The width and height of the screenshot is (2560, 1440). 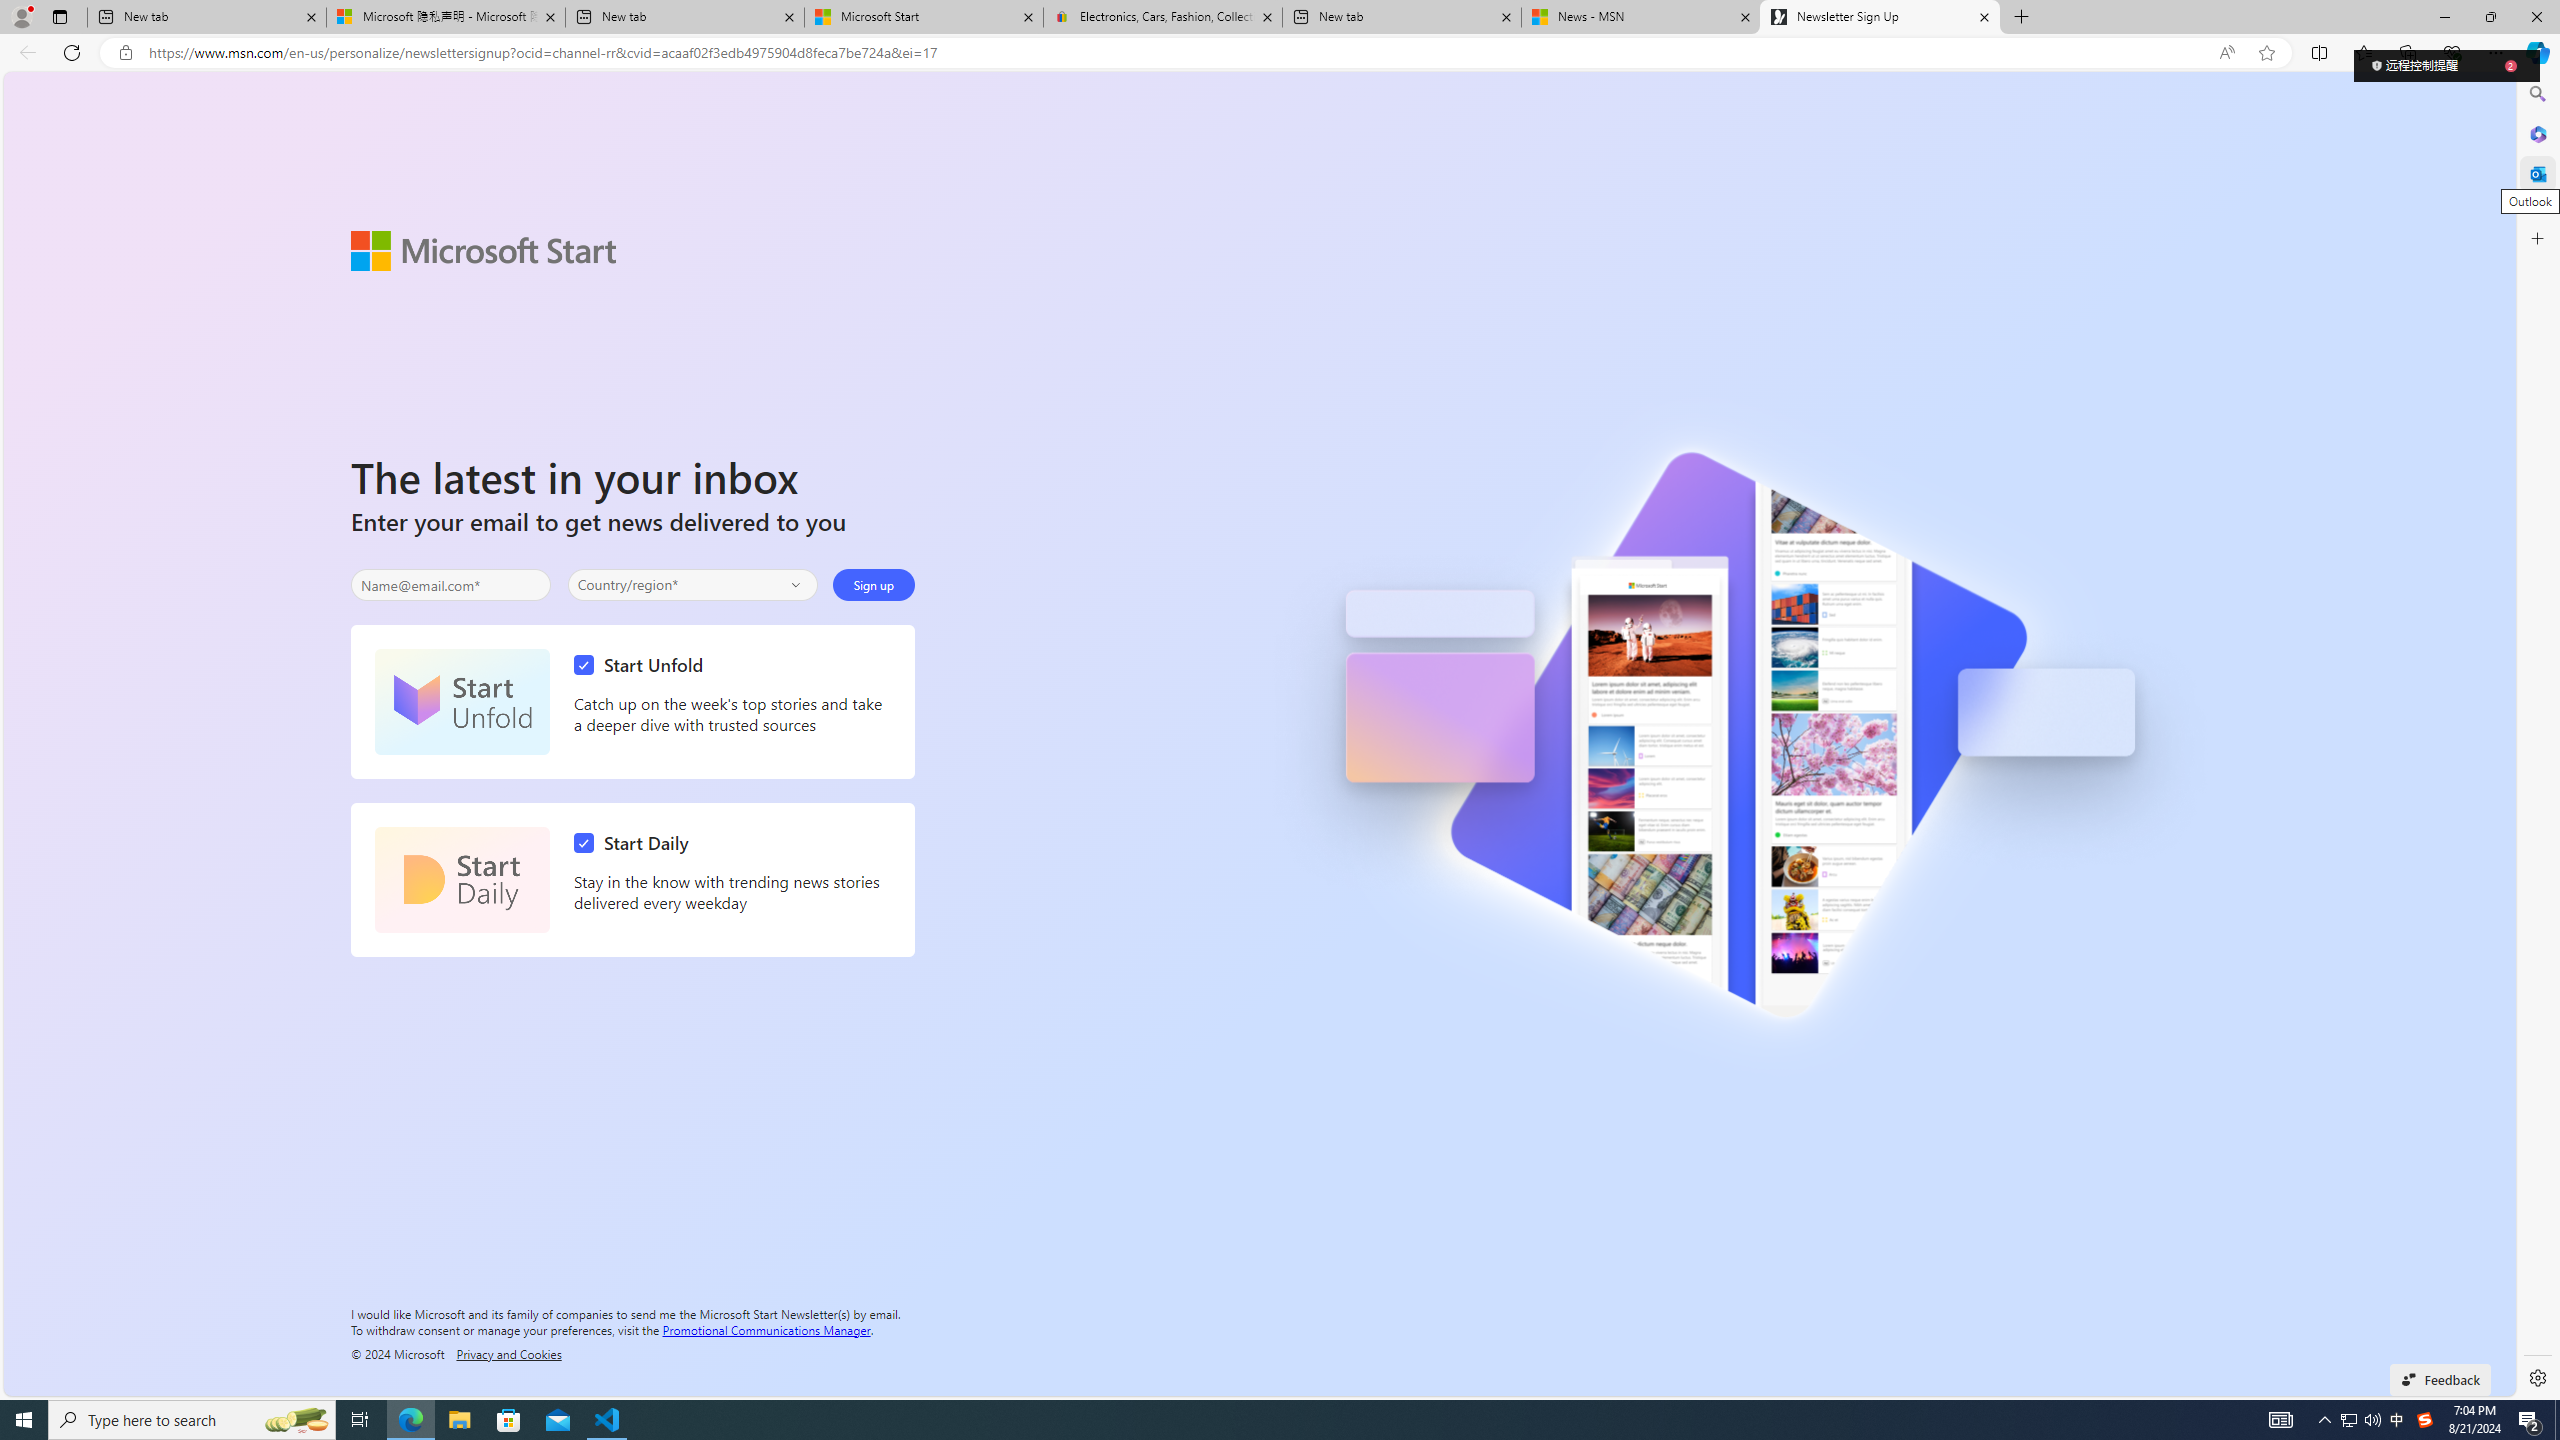 What do you see at coordinates (1879, 16) in the screenshot?
I see `'Newsletter Sign Up'` at bounding box center [1879, 16].